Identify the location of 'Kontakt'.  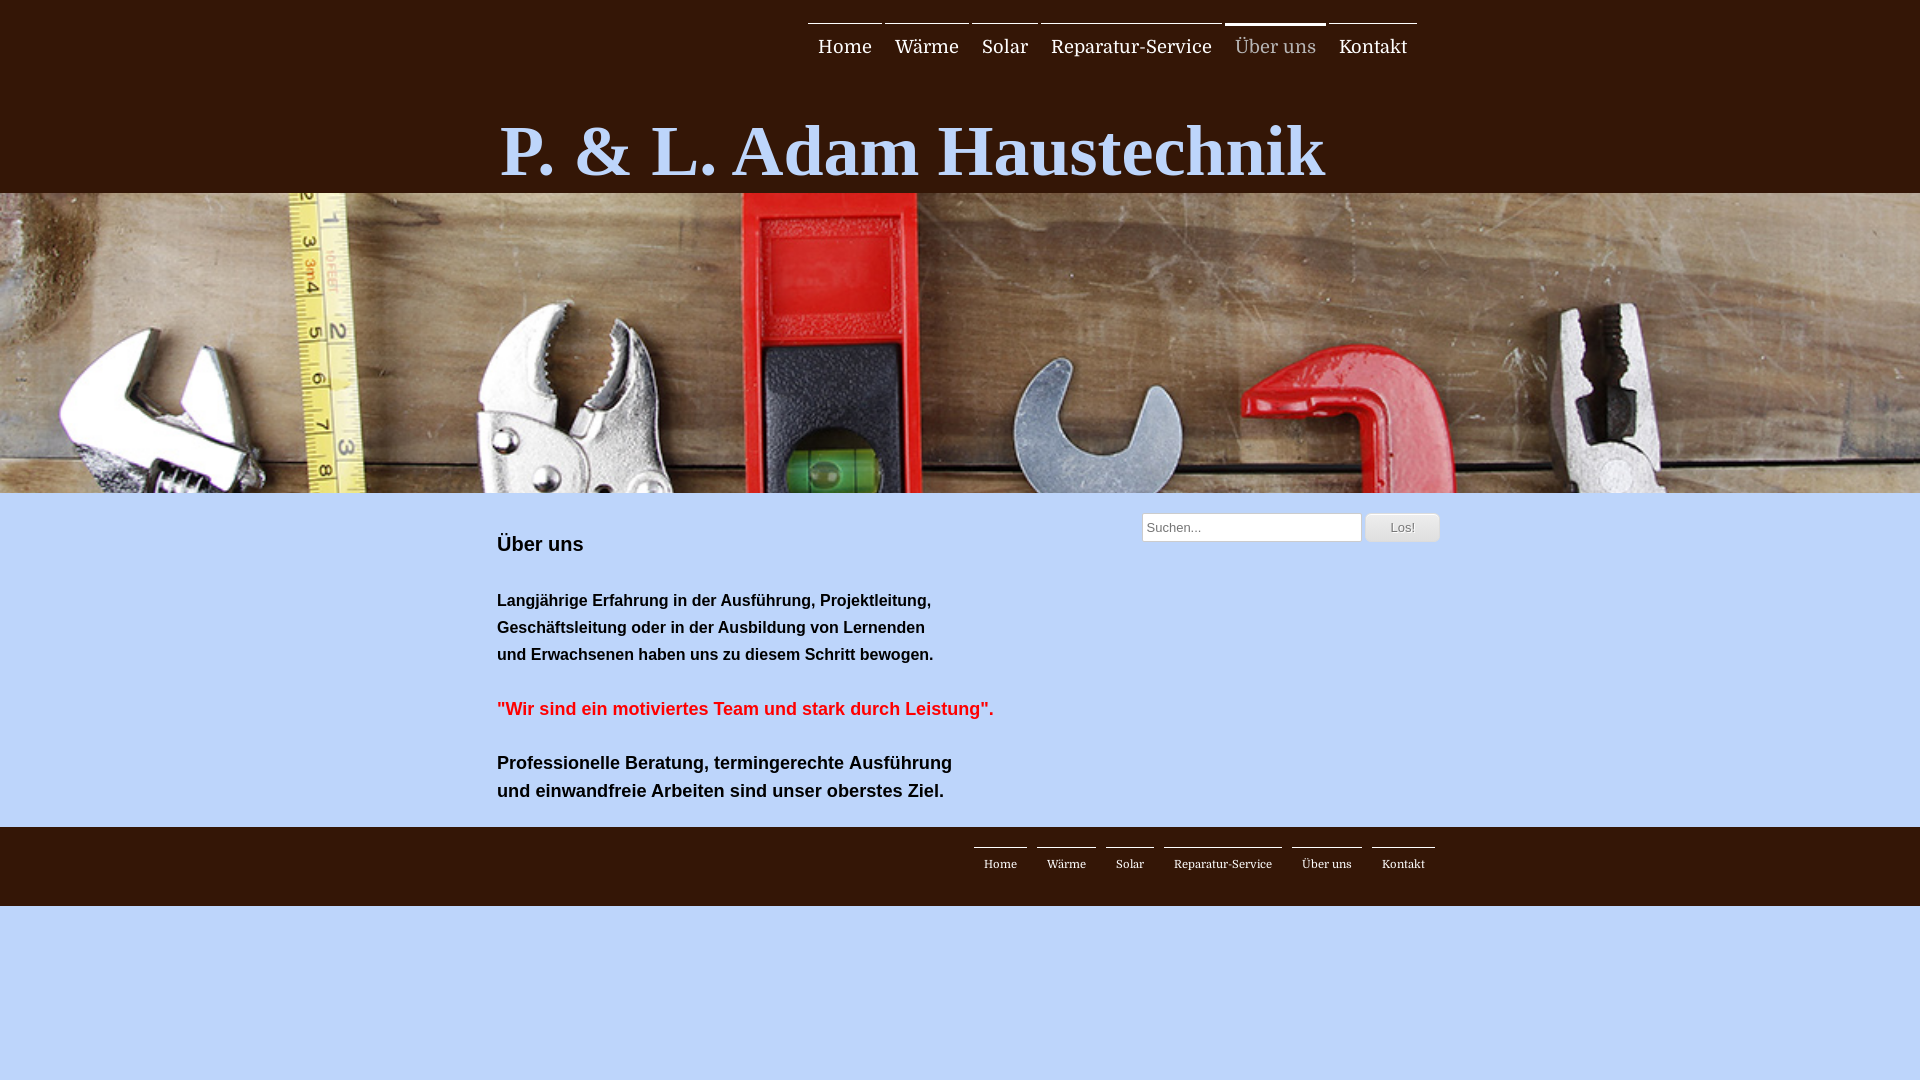
(1371, 45).